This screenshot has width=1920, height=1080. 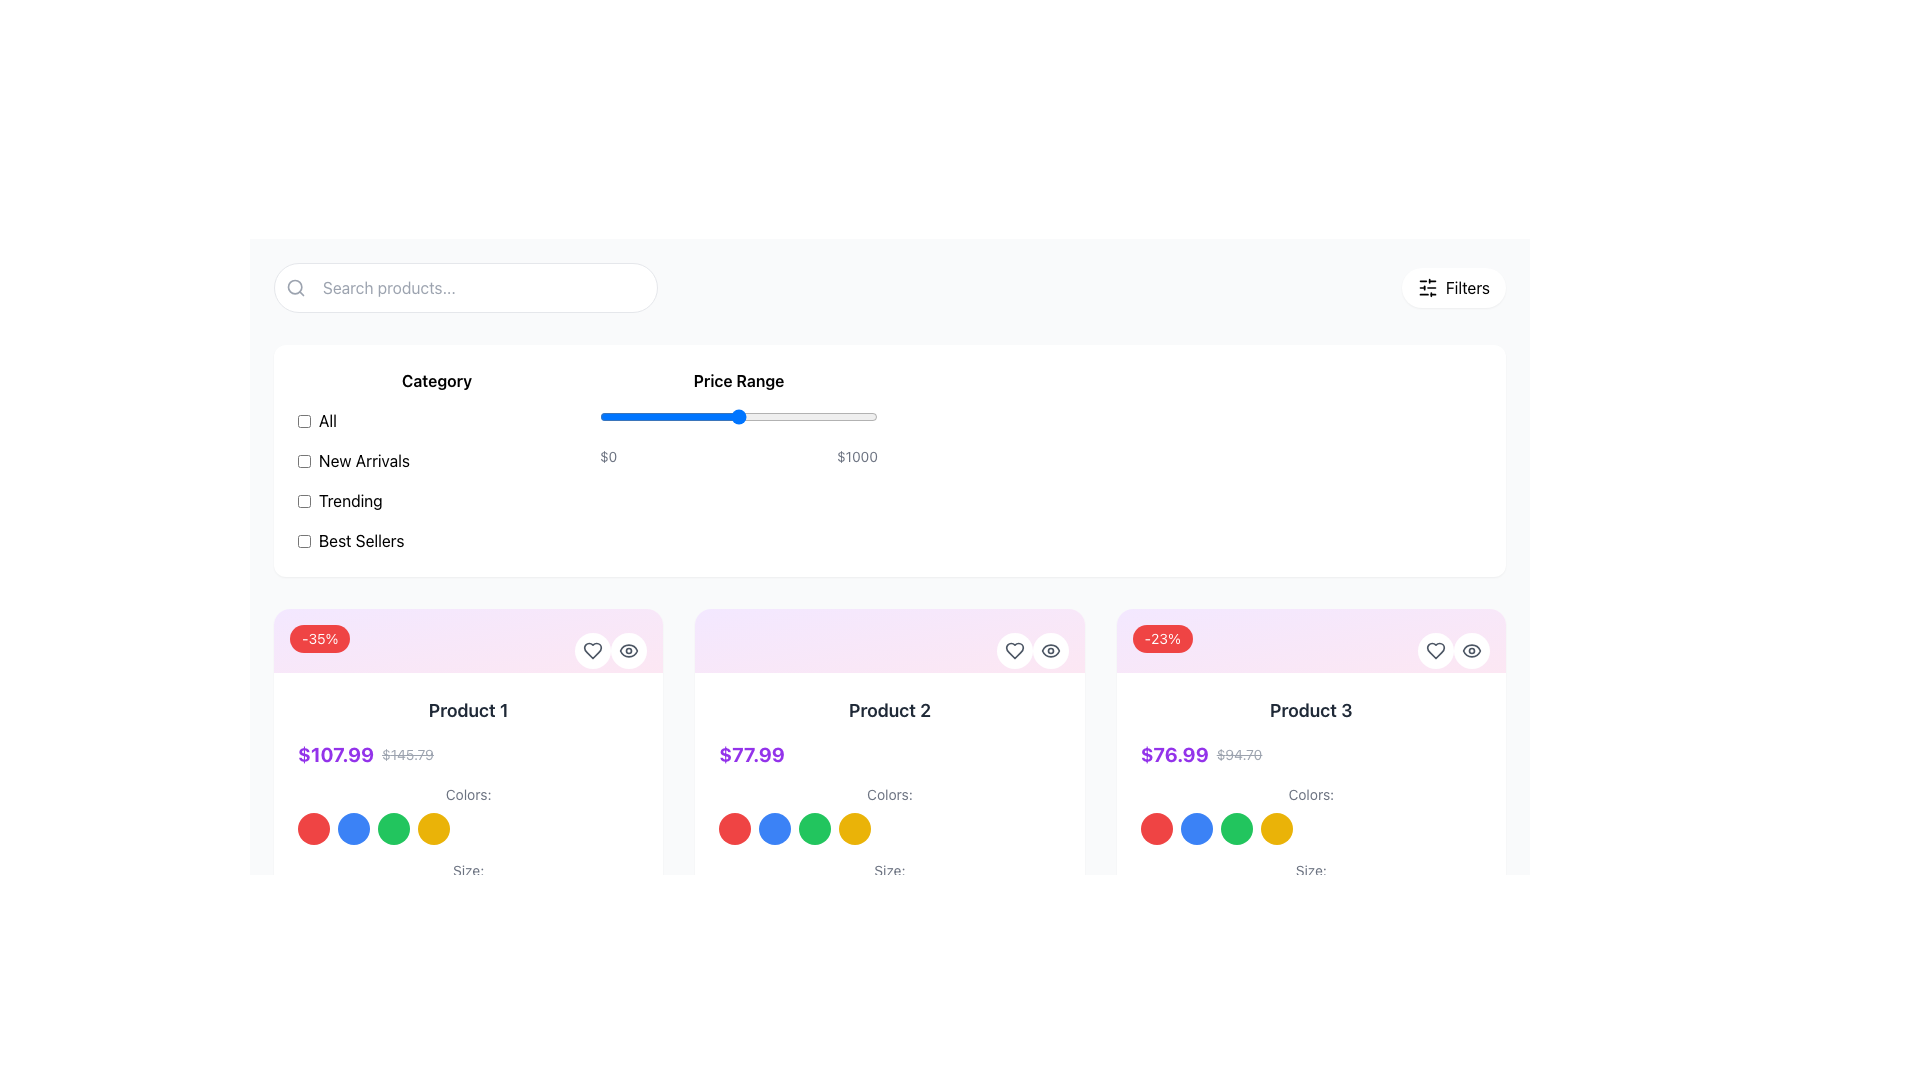 I want to click on the size 'S' button located as the second button in the horizontal arrangement of size options below the product price and color options on the 'Product 2' card, so click(x=790, y=906).